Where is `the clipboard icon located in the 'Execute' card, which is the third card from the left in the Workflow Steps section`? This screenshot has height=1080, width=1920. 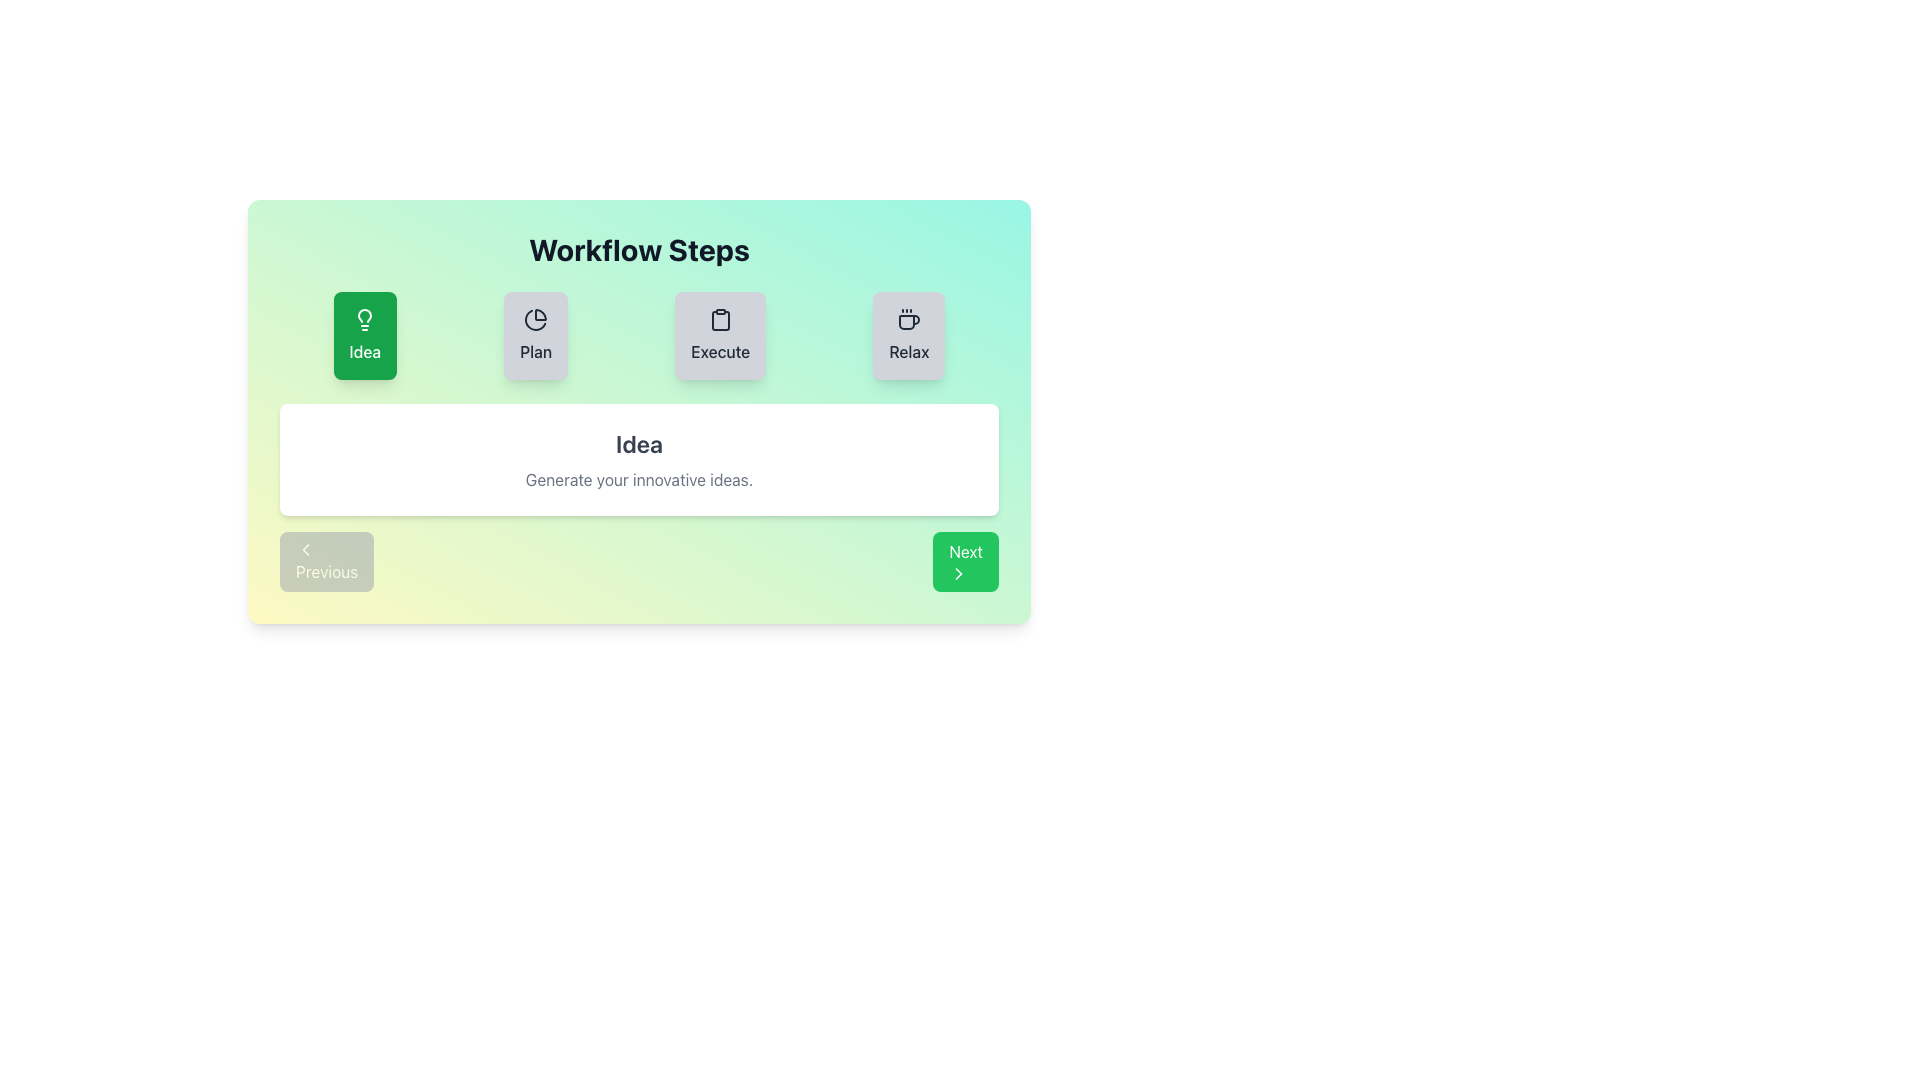 the clipboard icon located in the 'Execute' card, which is the third card from the left in the Workflow Steps section is located at coordinates (720, 319).